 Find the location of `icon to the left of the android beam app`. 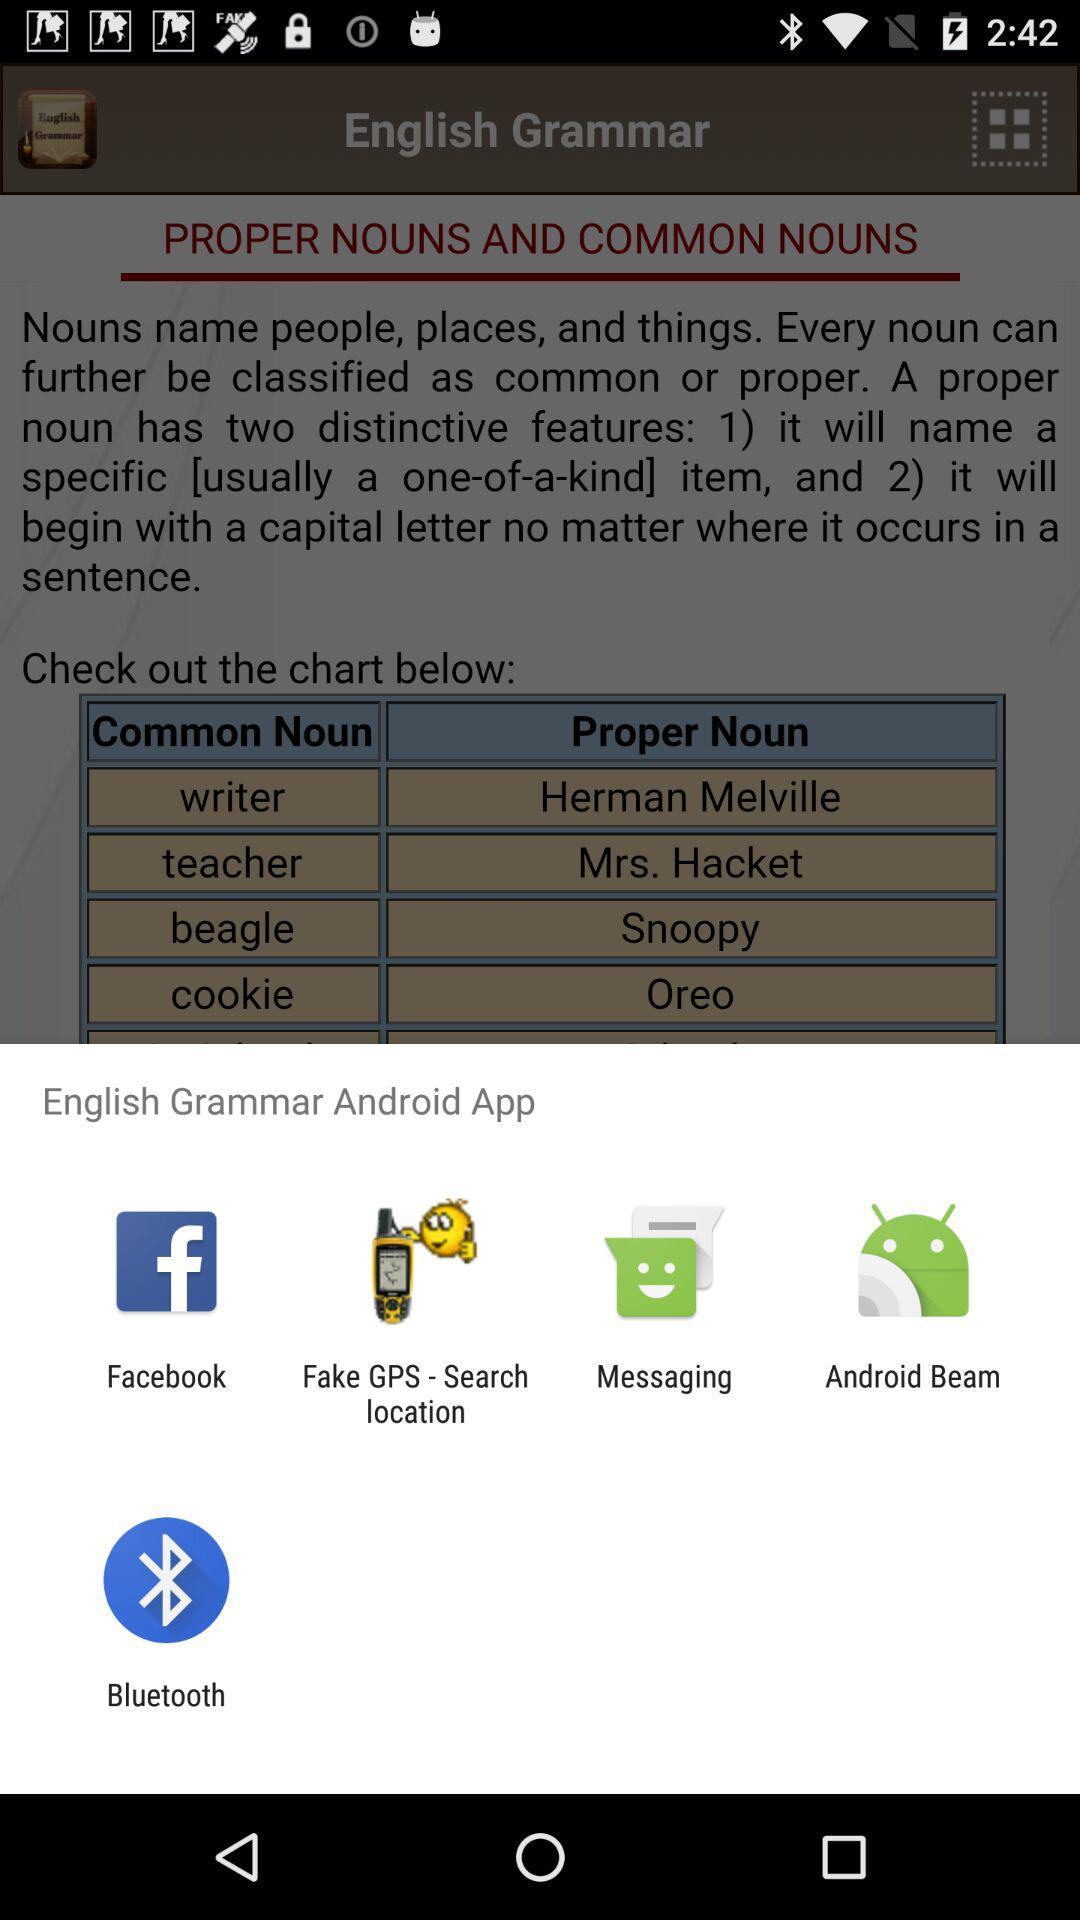

icon to the left of the android beam app is located at coordinates (664, 1392).